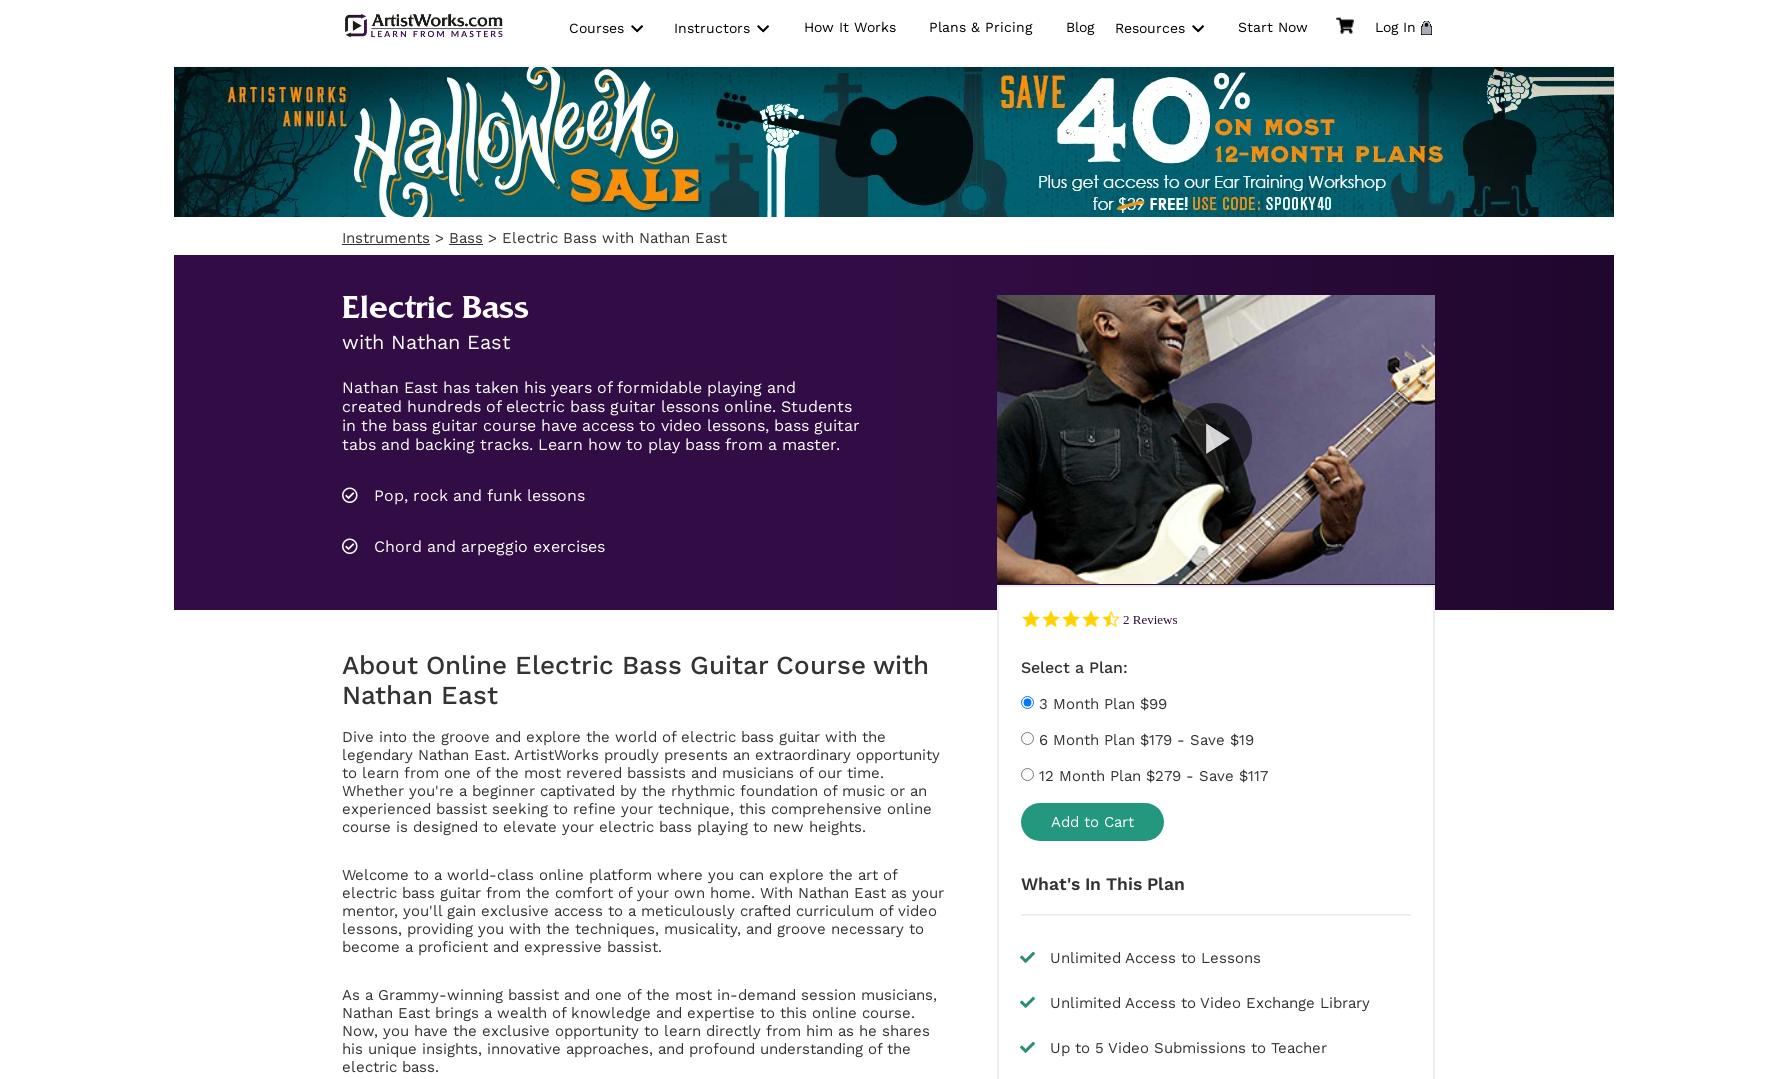 The image size is (1788, 1079). Describe the element at coordinates (1034, 738) in the screenshot. I see `'6 Month Plan     $179  - Save $19'` at that location.